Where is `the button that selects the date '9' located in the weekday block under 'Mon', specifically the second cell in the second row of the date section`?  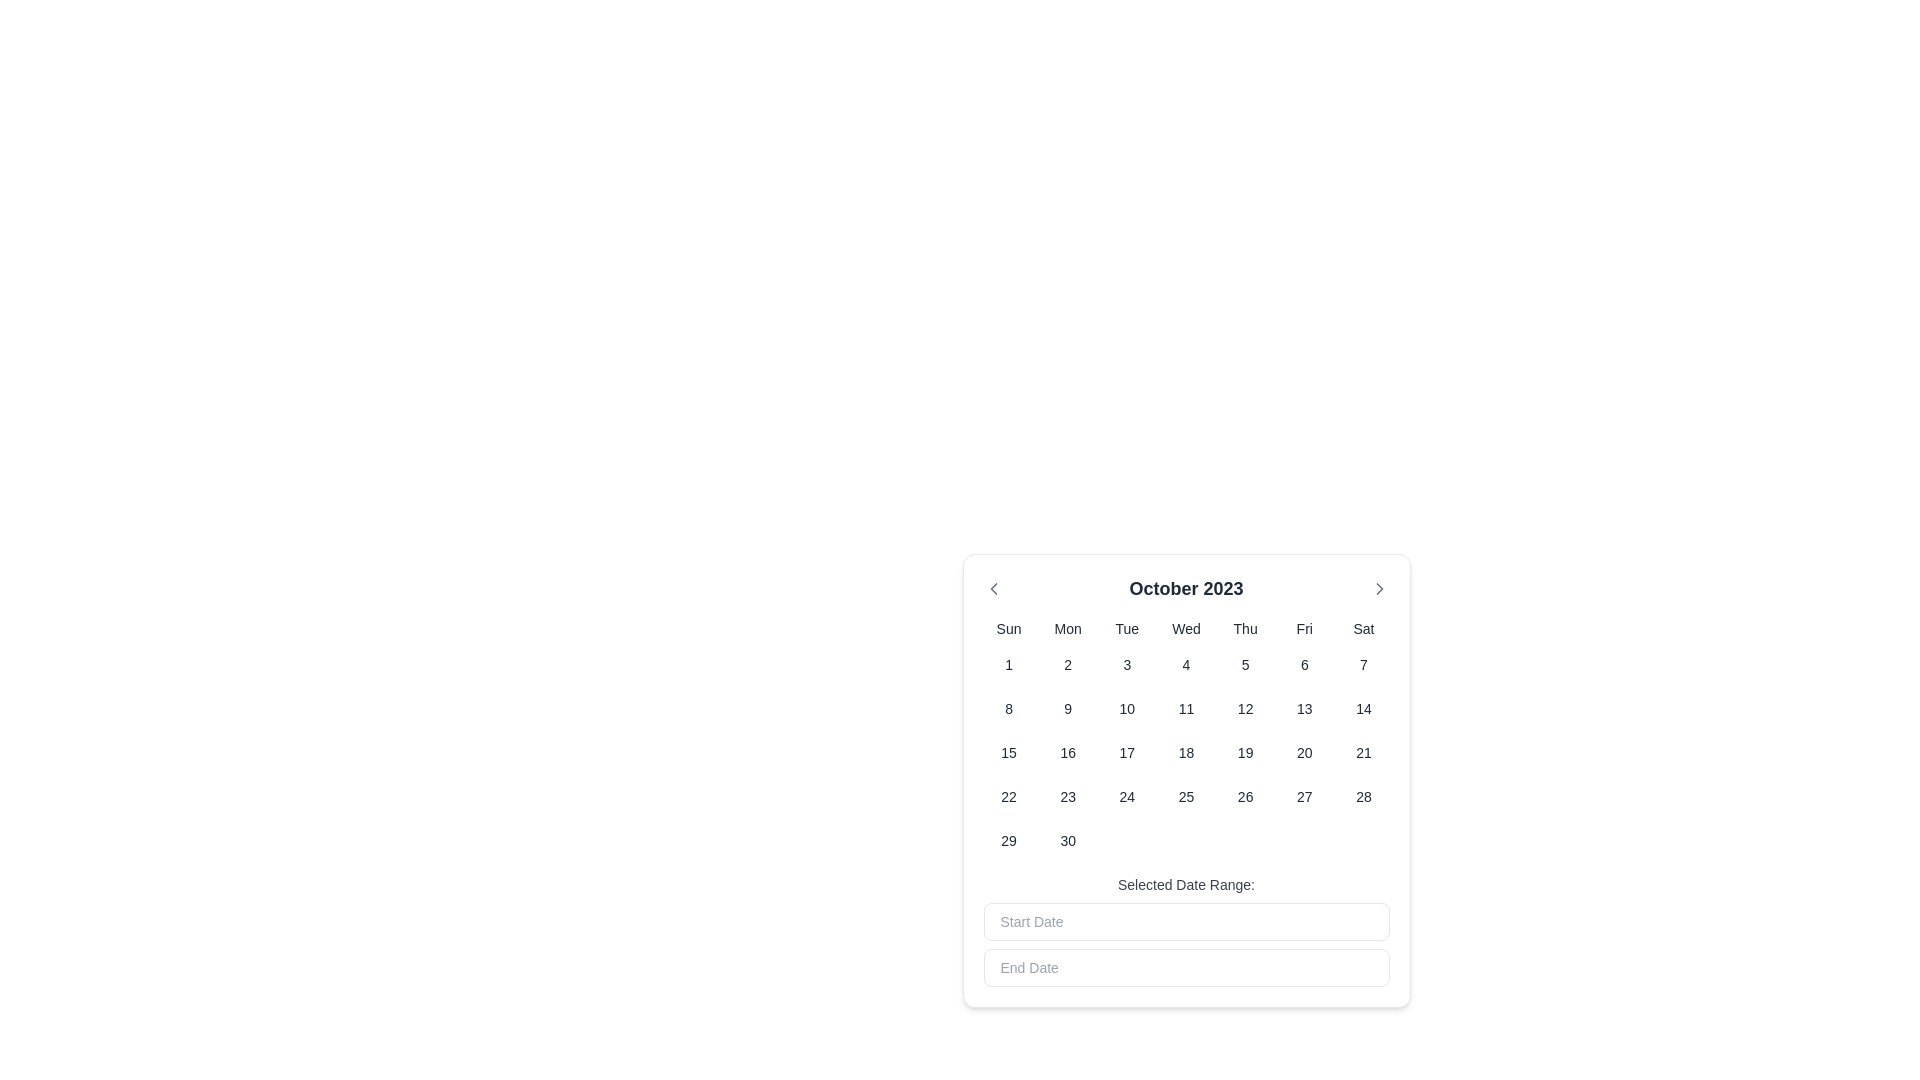
the button that selects the date '9' located in the weekday block under 'Mon', specifically the second cell in the second row of the date section is located at coordinates (1067, 708).